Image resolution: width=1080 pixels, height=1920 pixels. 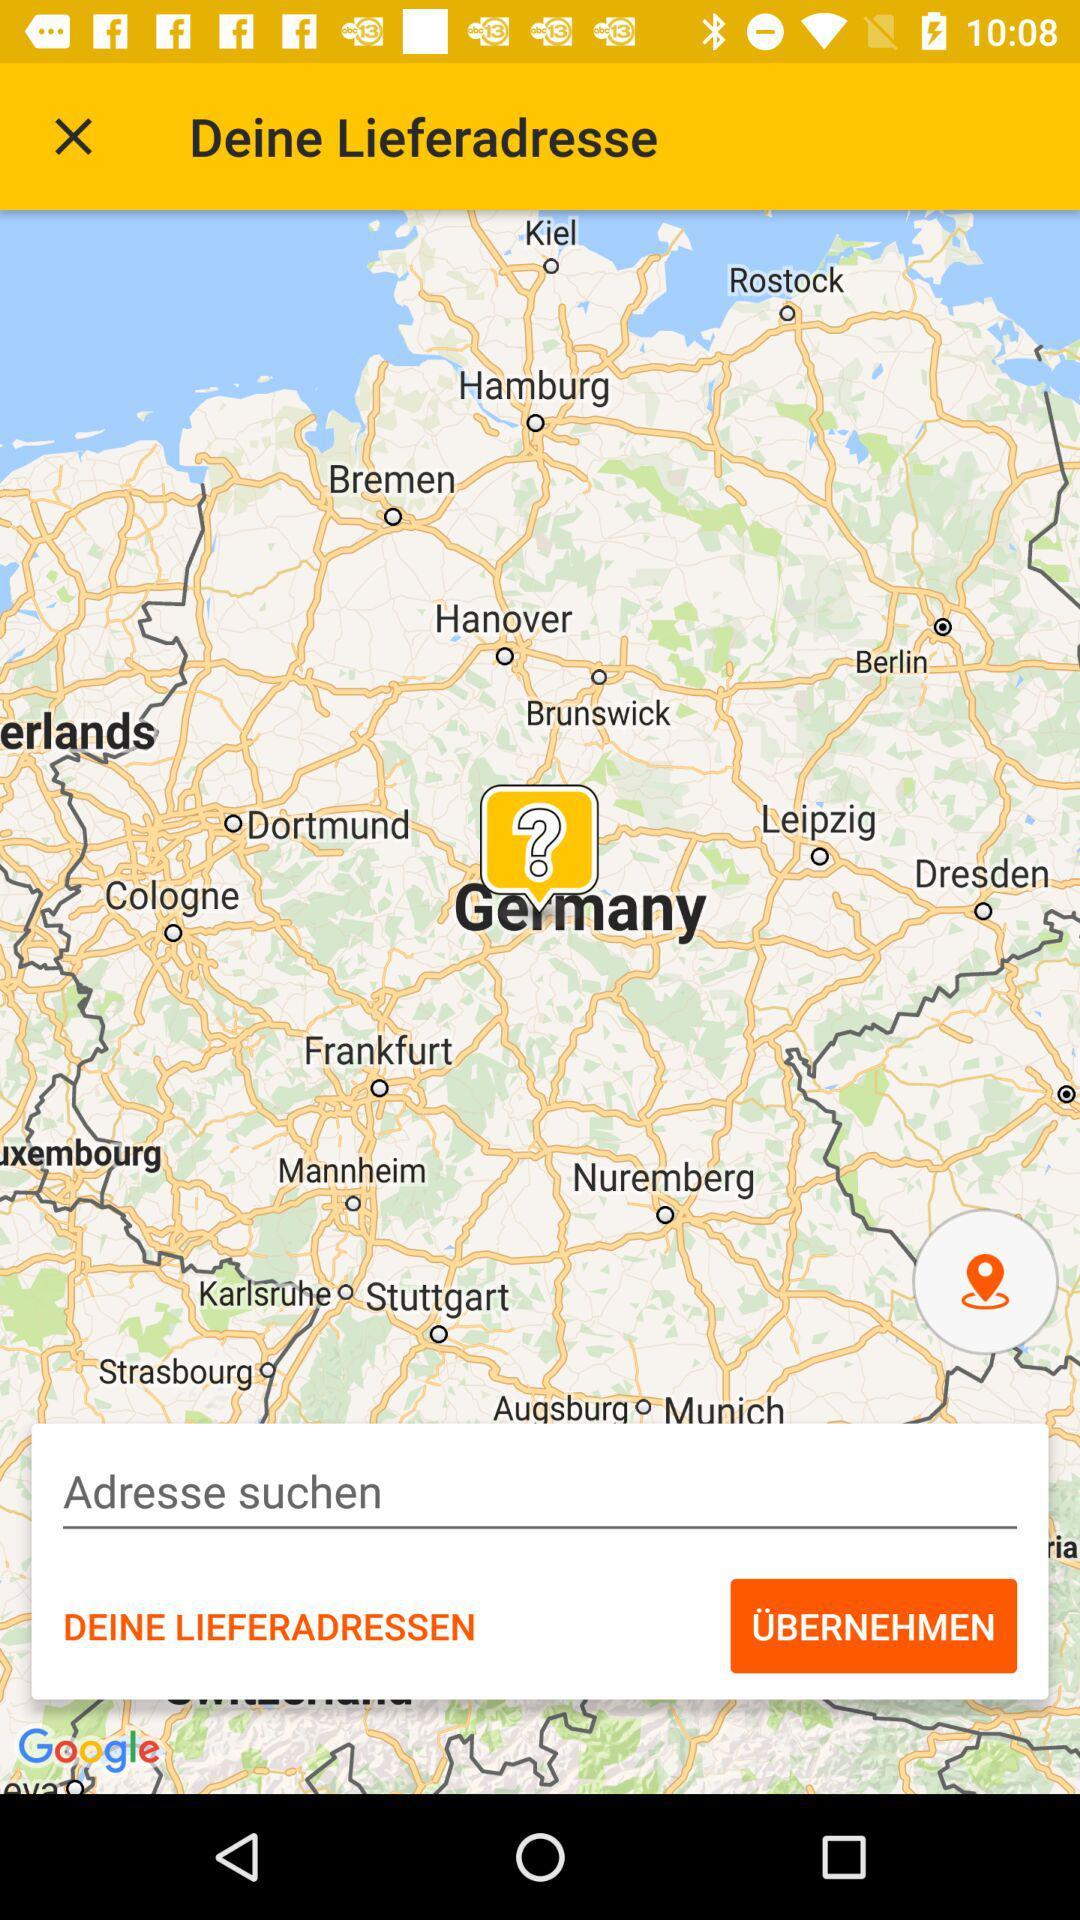 I want to click on item to the left of the deine lieferadresse, so click(x=72, y=135).